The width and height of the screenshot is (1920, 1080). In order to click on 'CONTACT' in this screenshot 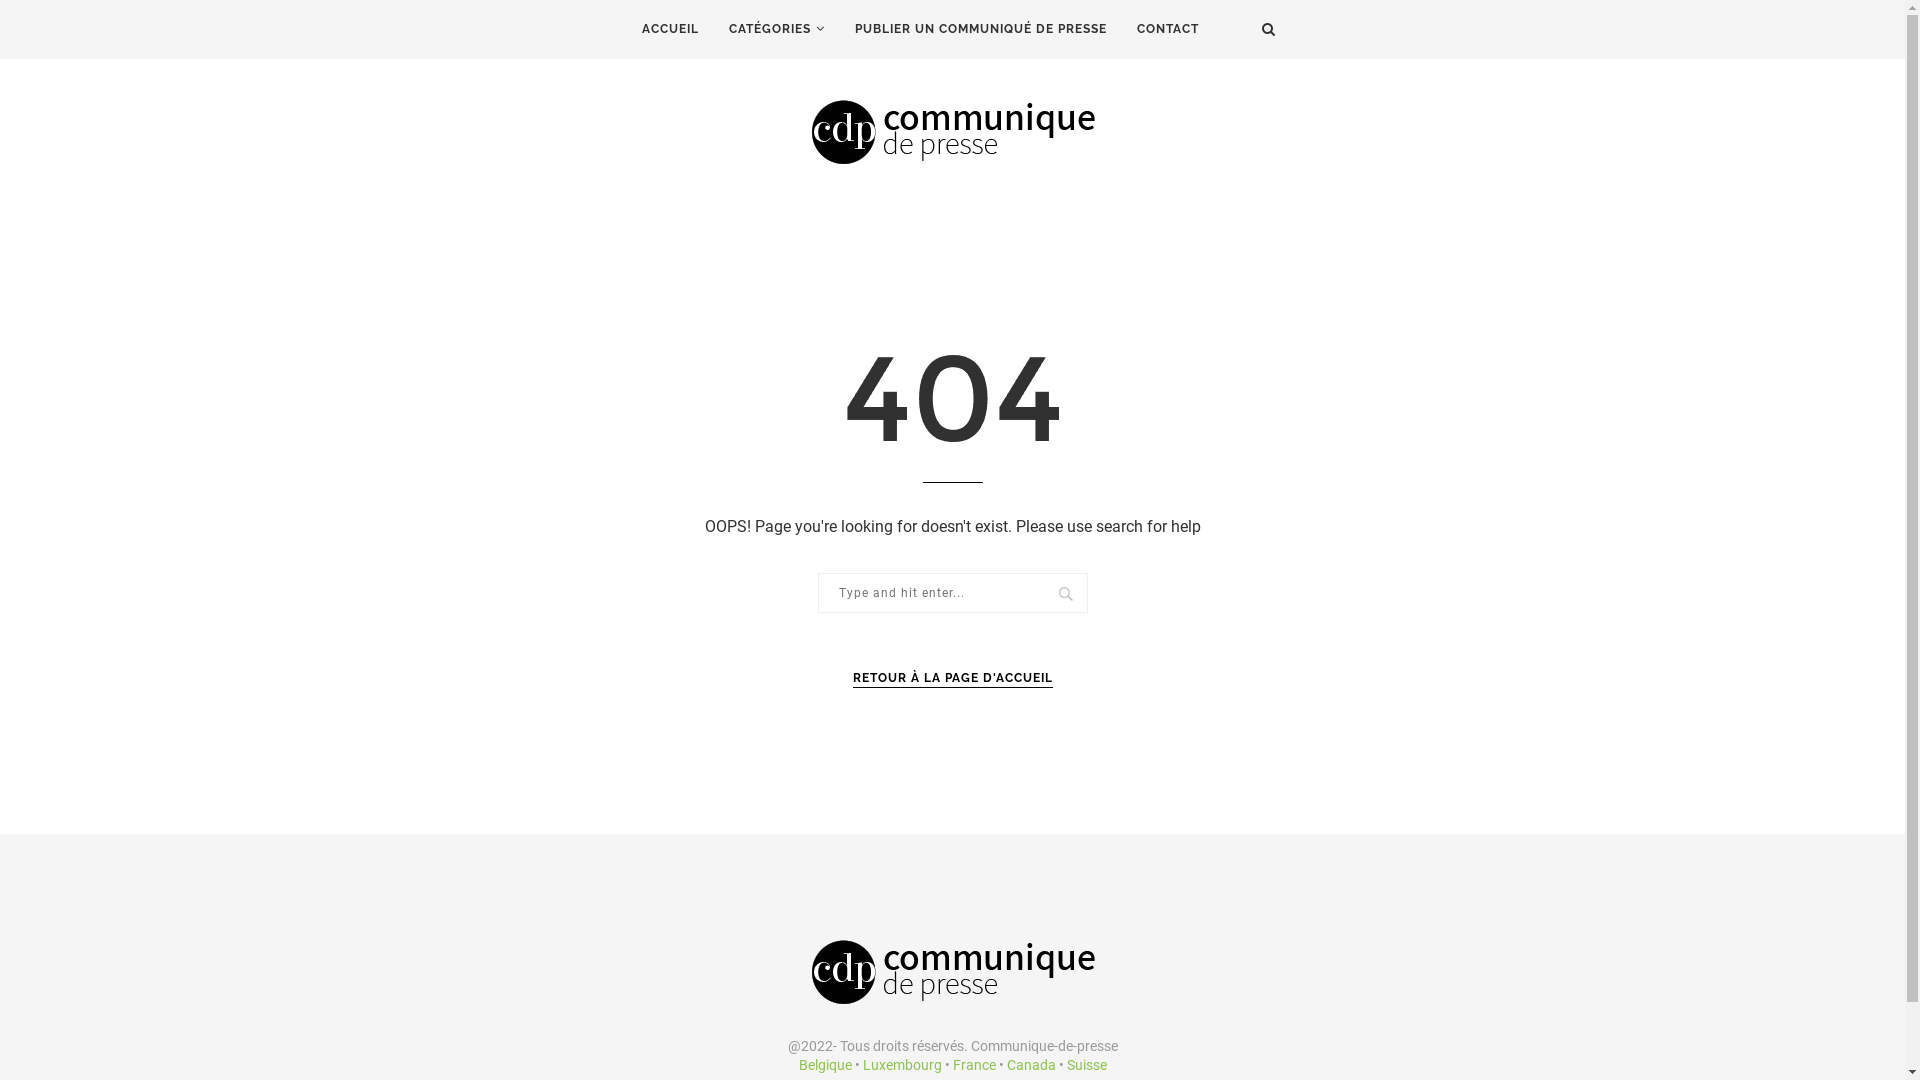, I will do `click(1167, 29)`.